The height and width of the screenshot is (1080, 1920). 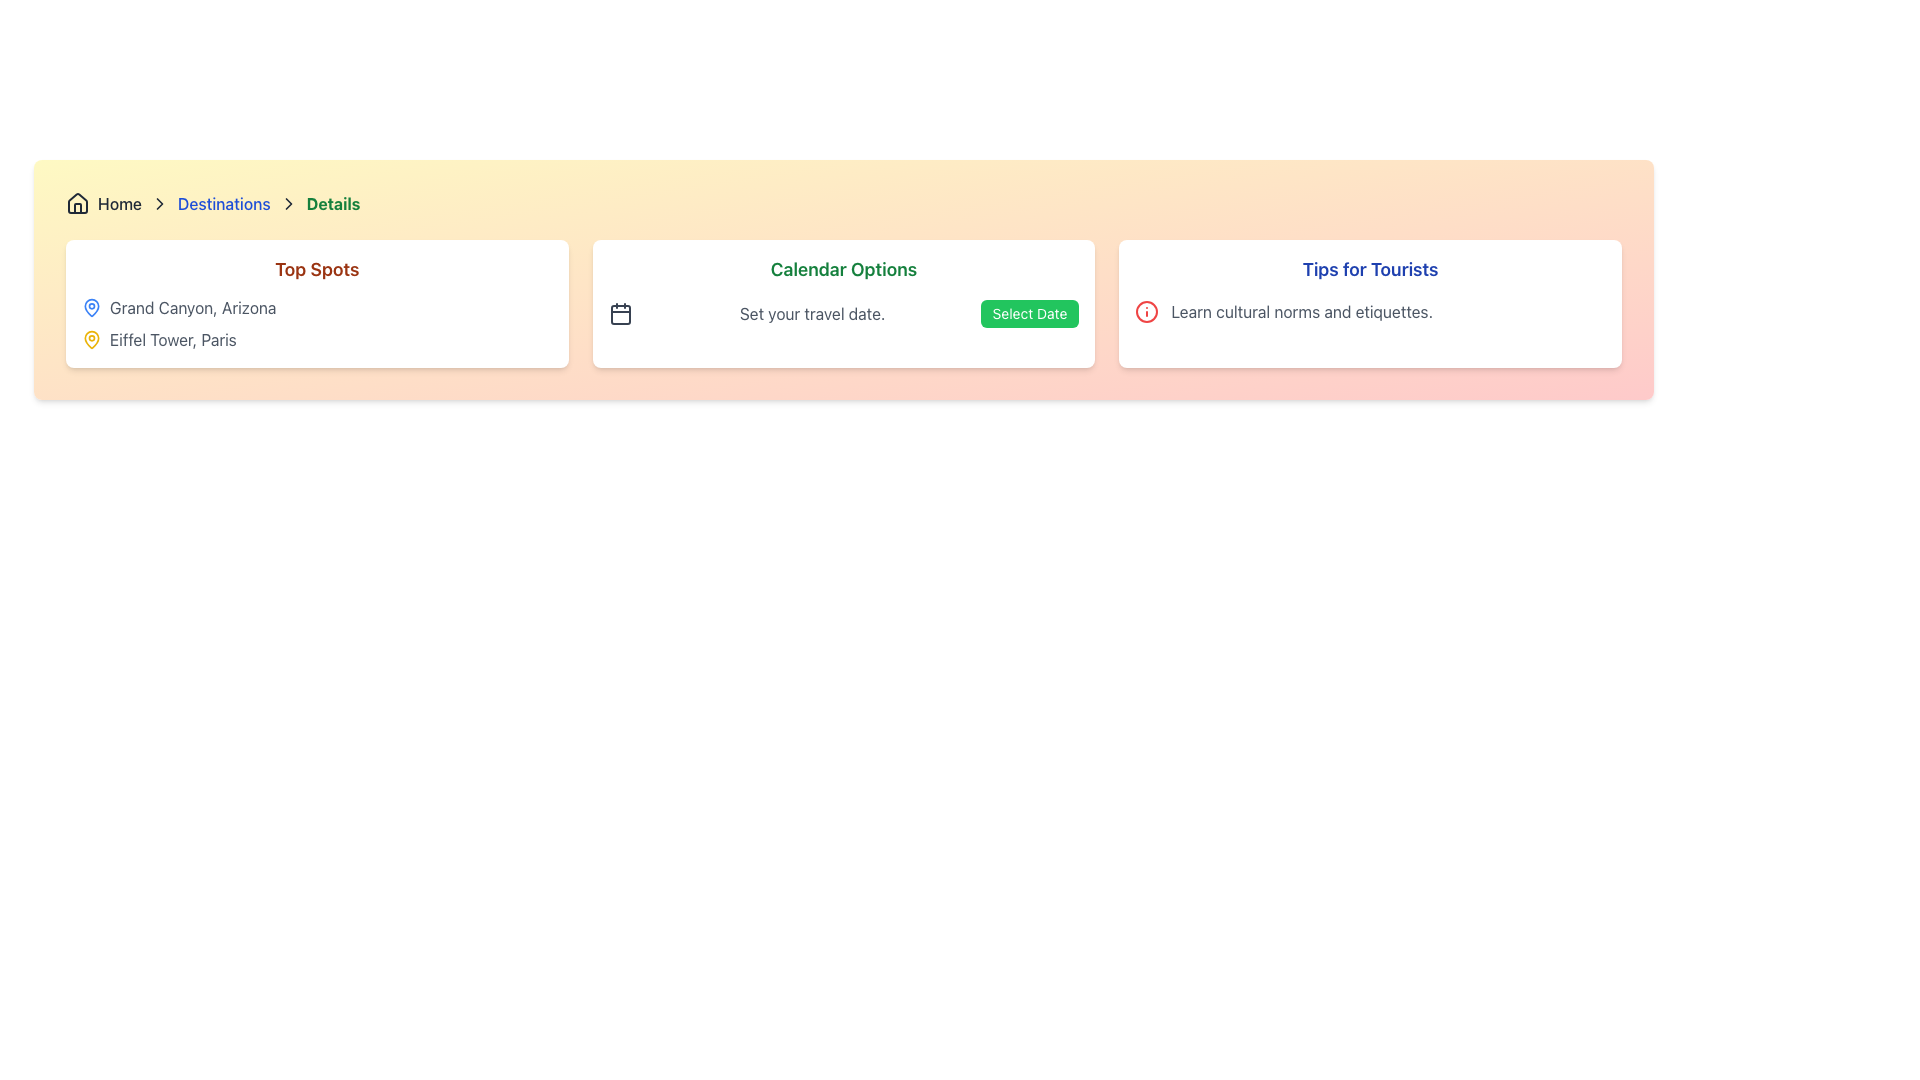 What do you see at coordinates (333, 204) in the screenshot?
I see `the 'Details' text label, which is styled with bold green font and is part of a breadcrumb navigation interface, located to the right of the 'Destinations' label` at bounding box center [333, 204].